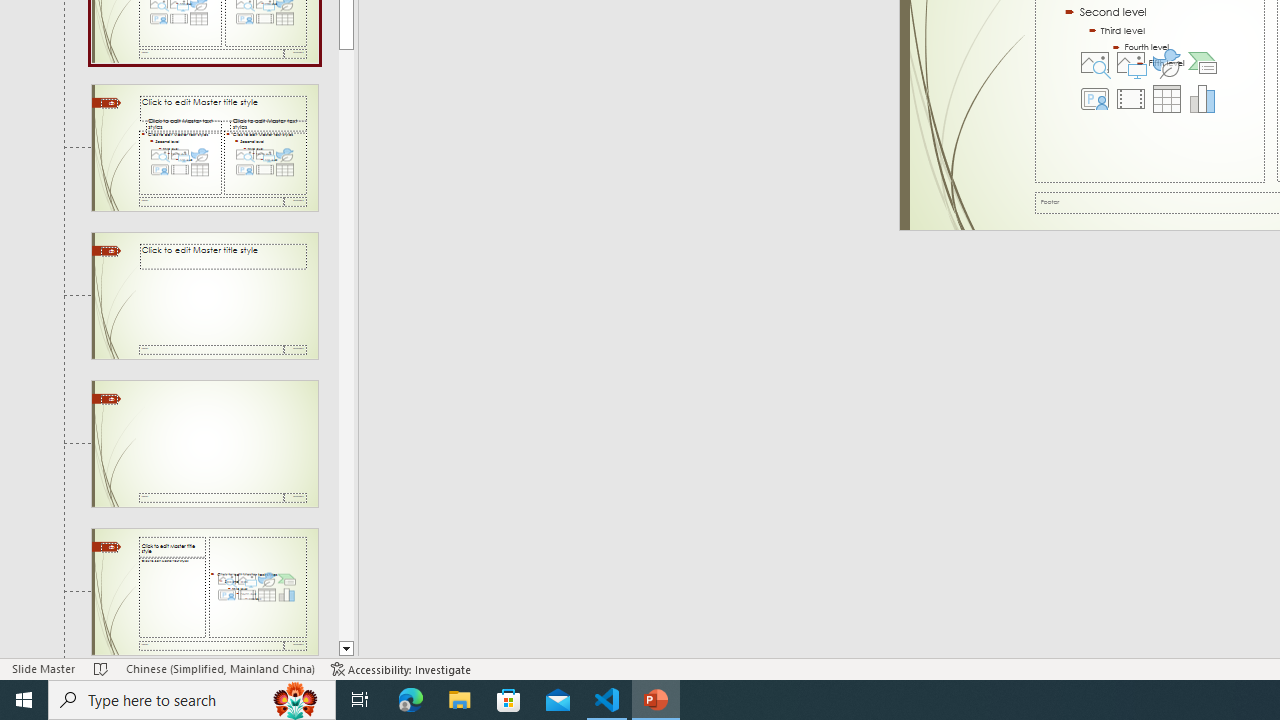 The width and height of the screenshot is (1280, 720). I want to click on 'Insert Cameo', so click(1094, 99).